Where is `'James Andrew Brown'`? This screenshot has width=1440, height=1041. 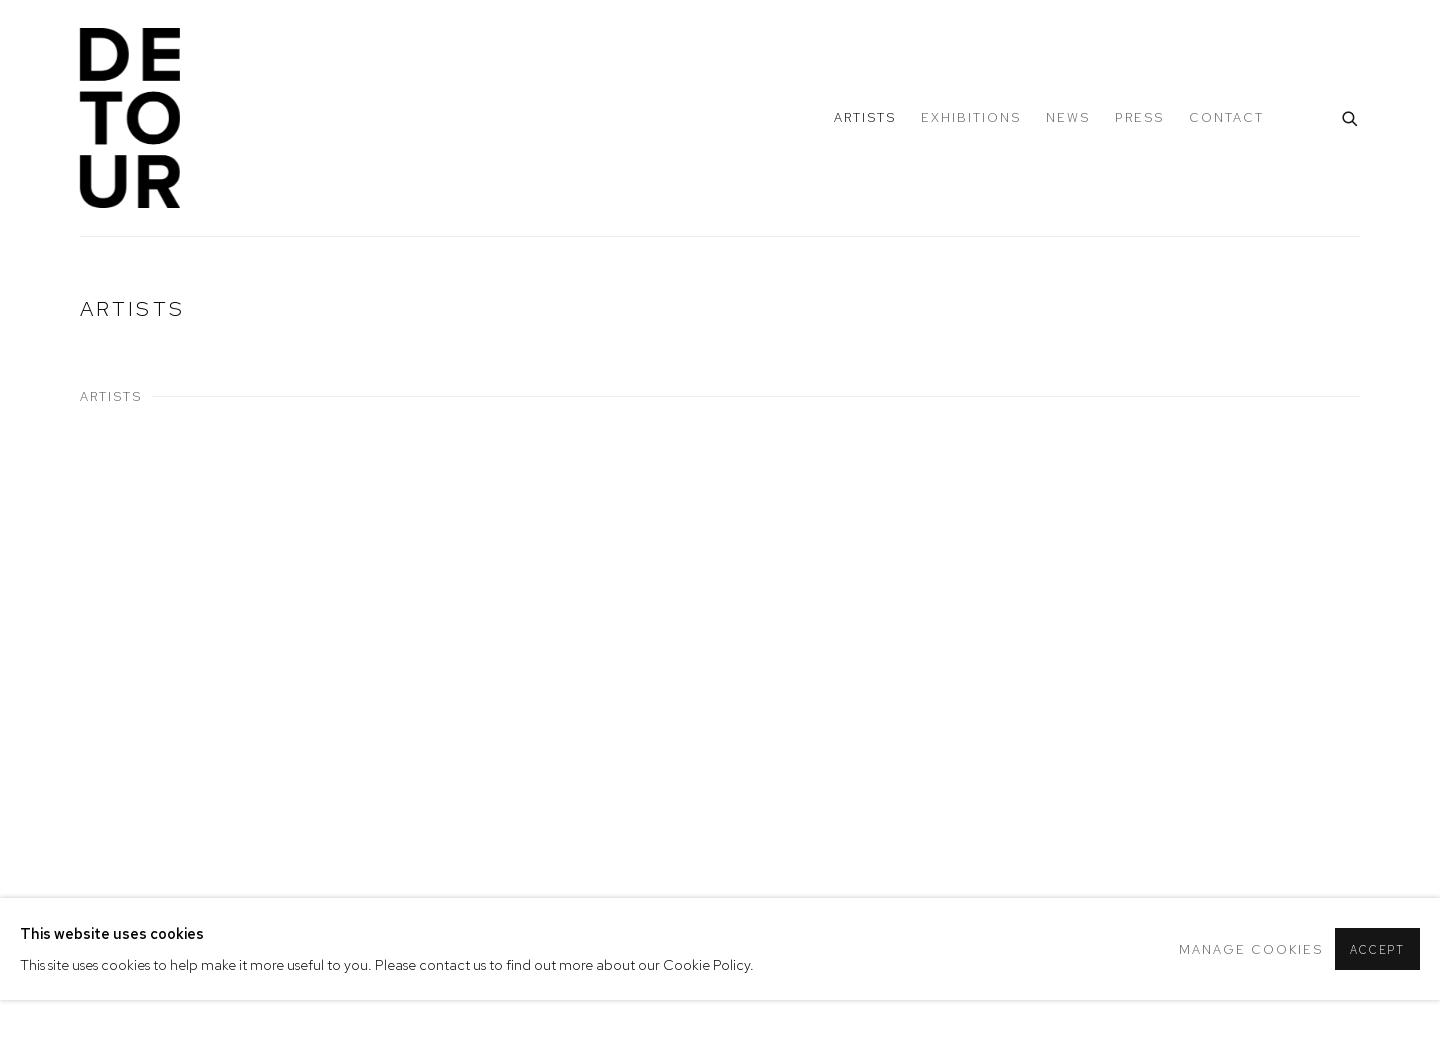 'James Andrew Brown' is located at coordinates (198, 986).